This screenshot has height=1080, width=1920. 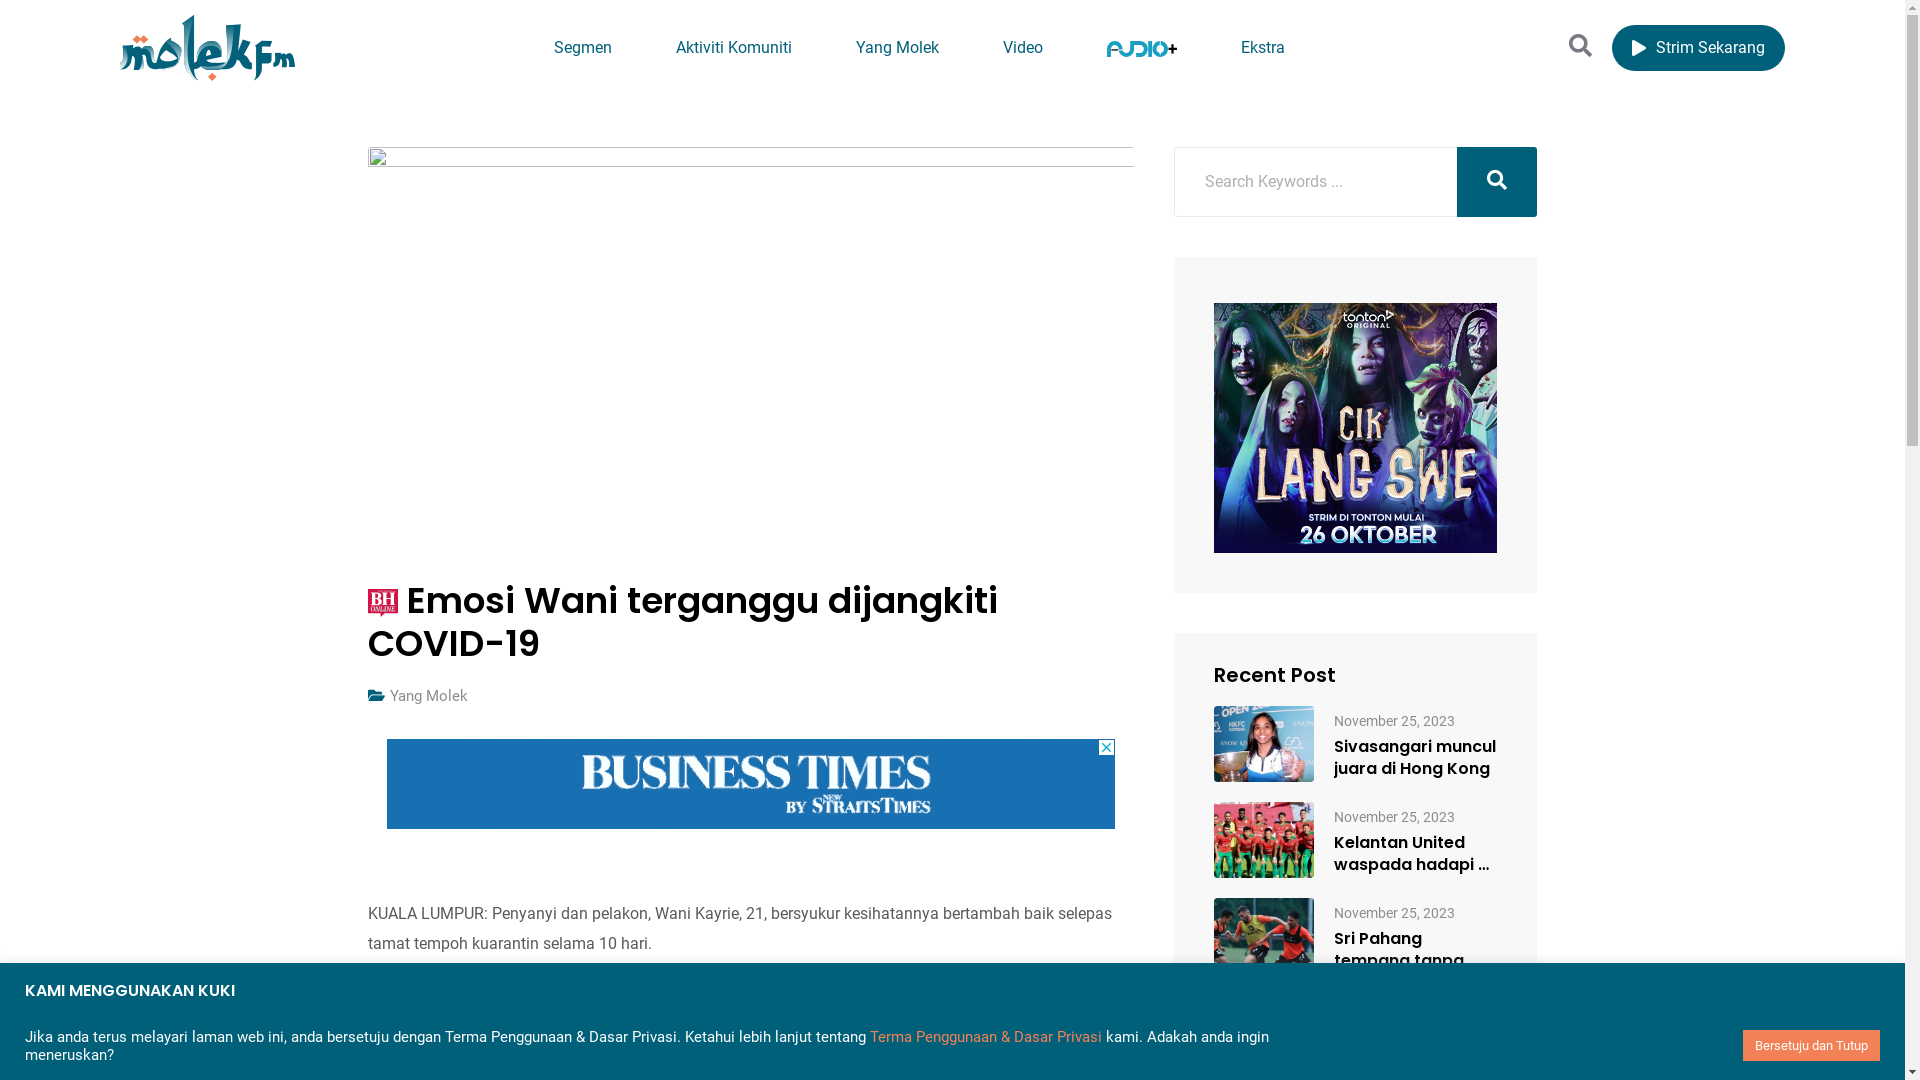 I want to click on 'Sivasangari muncul juara di Hong Kong', so click(x=1334, y=758).